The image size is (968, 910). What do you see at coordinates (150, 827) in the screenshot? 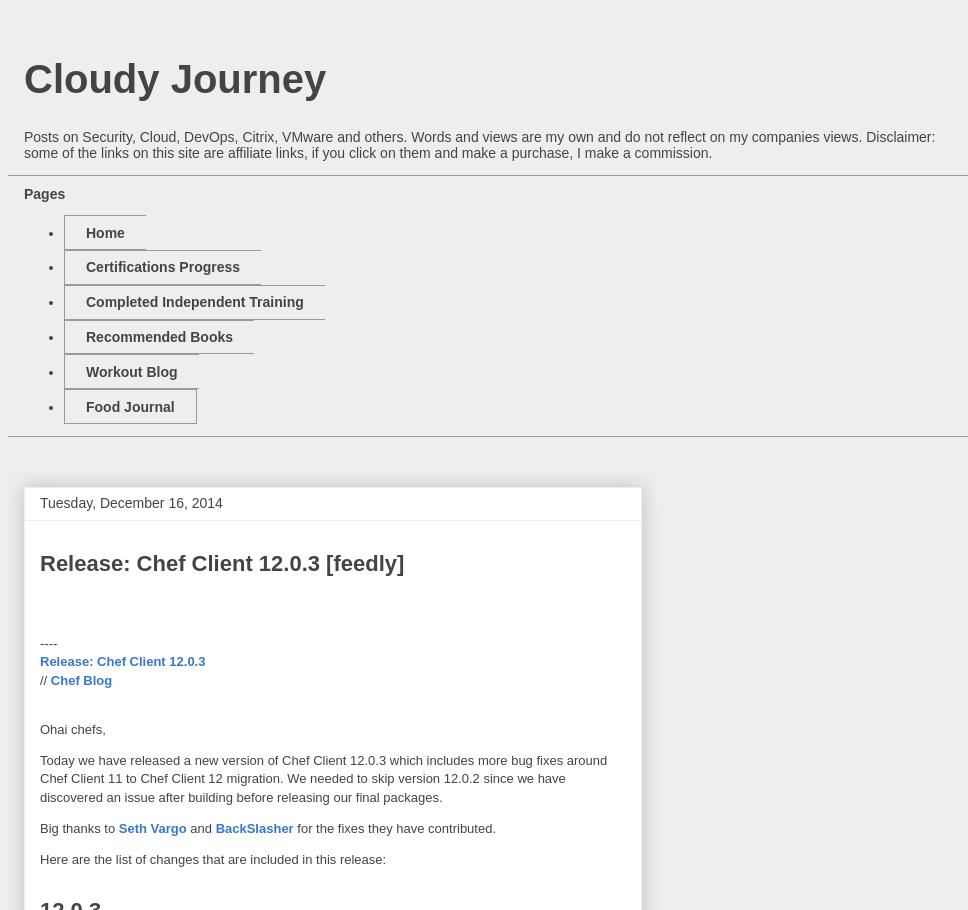
I see `'Seth Vargo'` at bounding box center [150, 827].